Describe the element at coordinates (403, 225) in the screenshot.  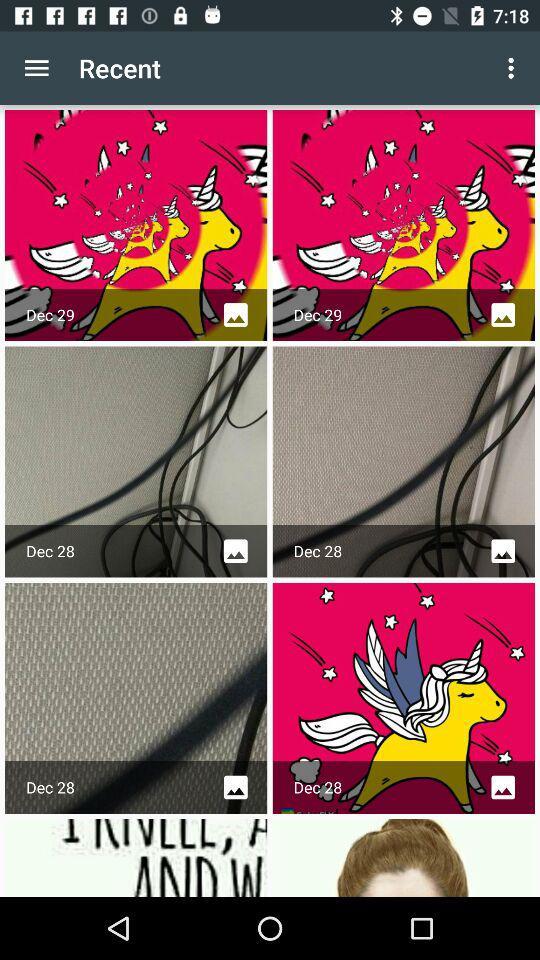
I see `the right side first image` at that location.